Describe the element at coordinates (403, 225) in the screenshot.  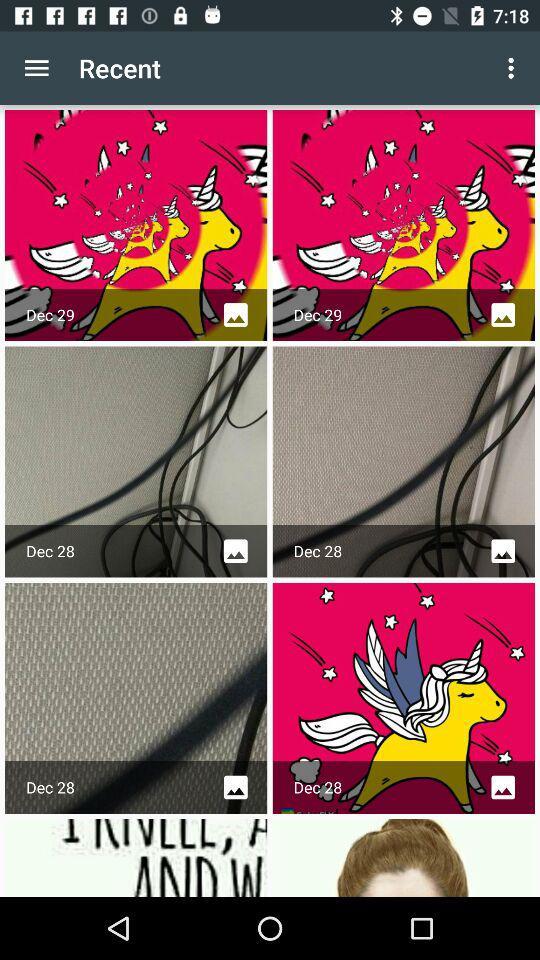
I see `the right side first image` at that location.